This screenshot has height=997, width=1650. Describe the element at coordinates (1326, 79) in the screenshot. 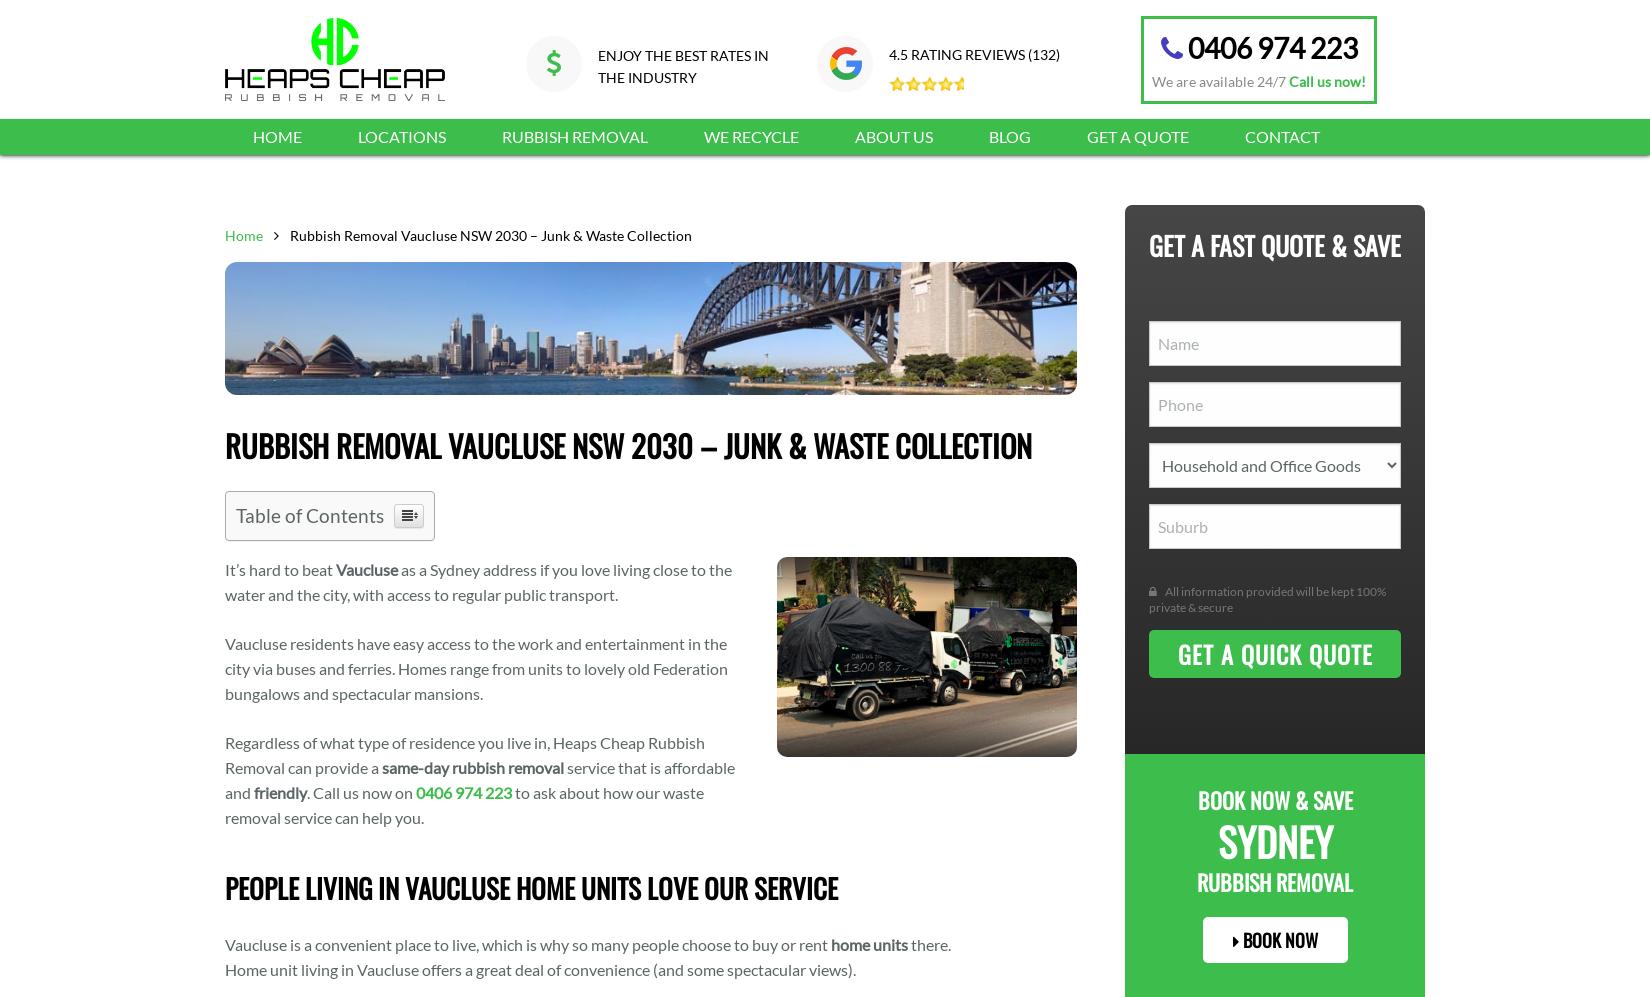

I see `'Call us now!'` at that location.